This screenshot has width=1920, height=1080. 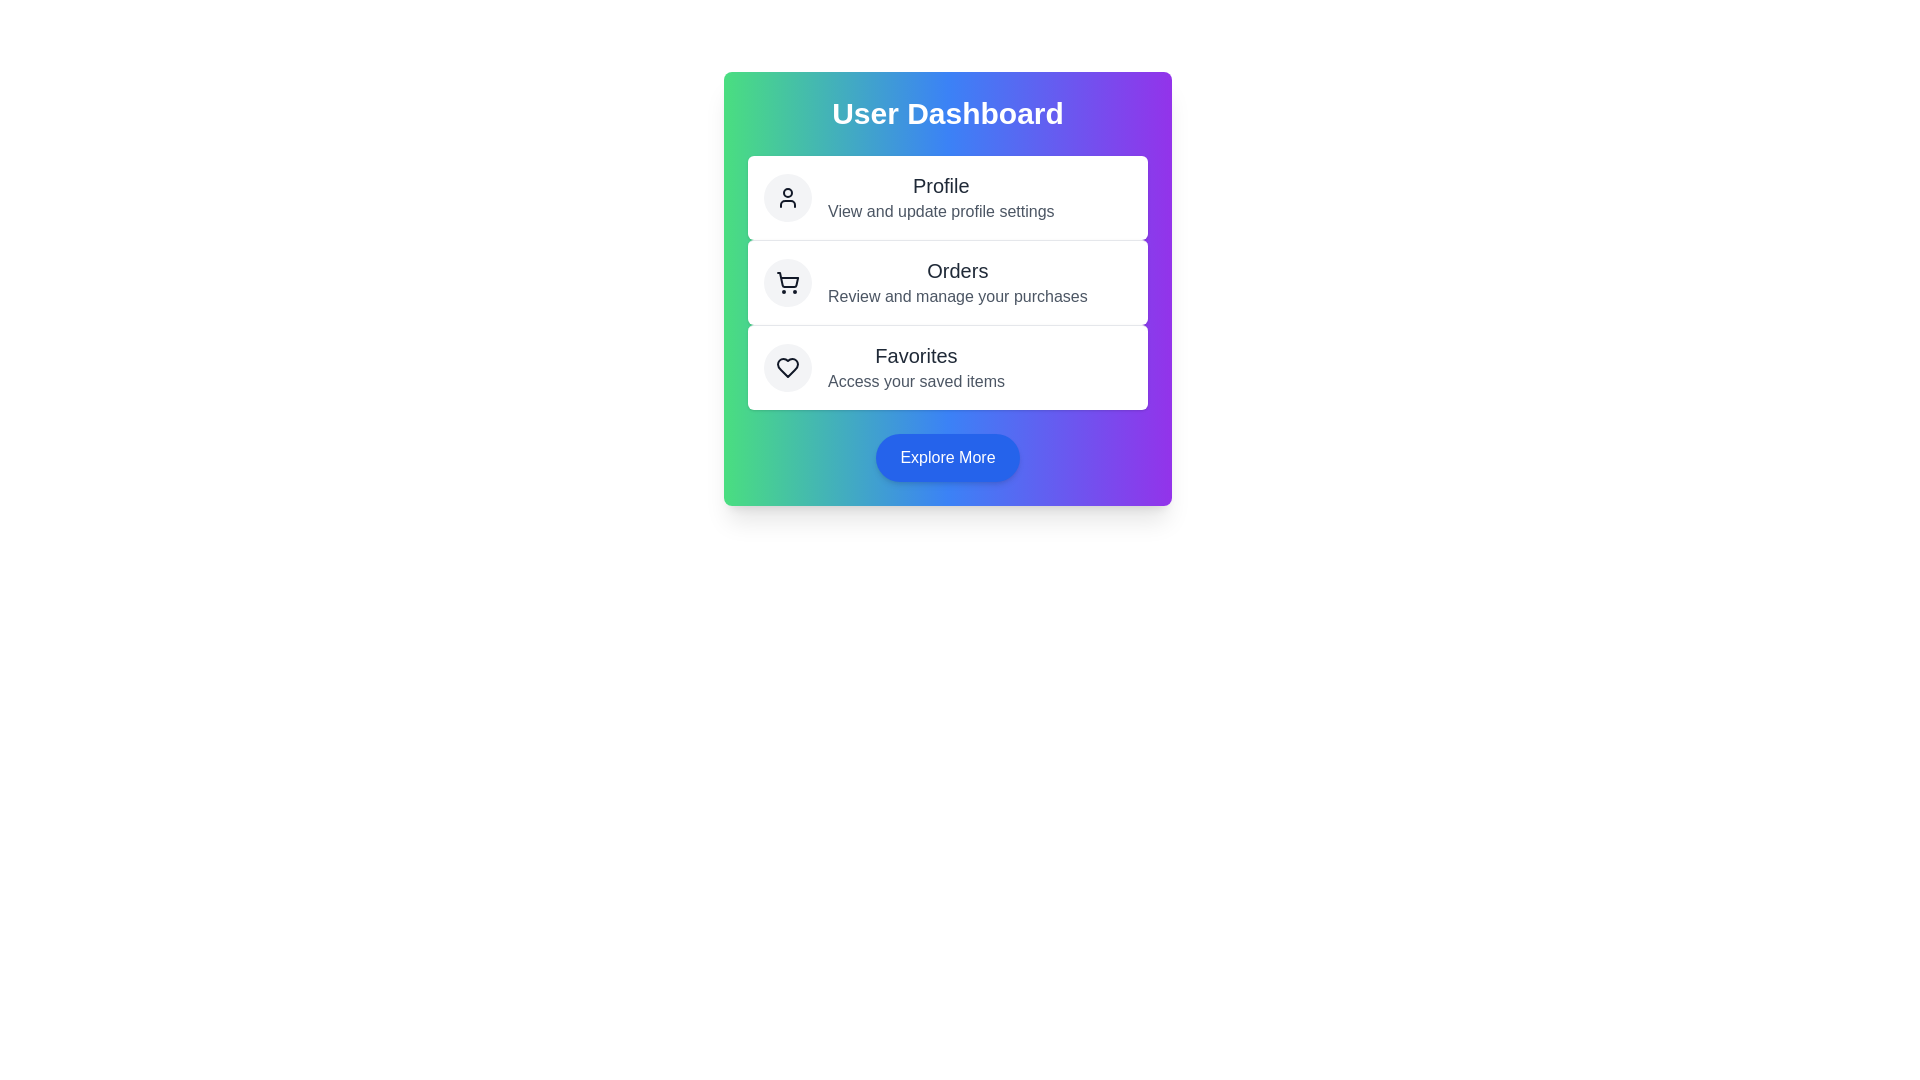 What do you see at coordinates (915, 354) in the screenshot?
I see `the text element Favorites for copying or reading` at bounding box center [915, 354].